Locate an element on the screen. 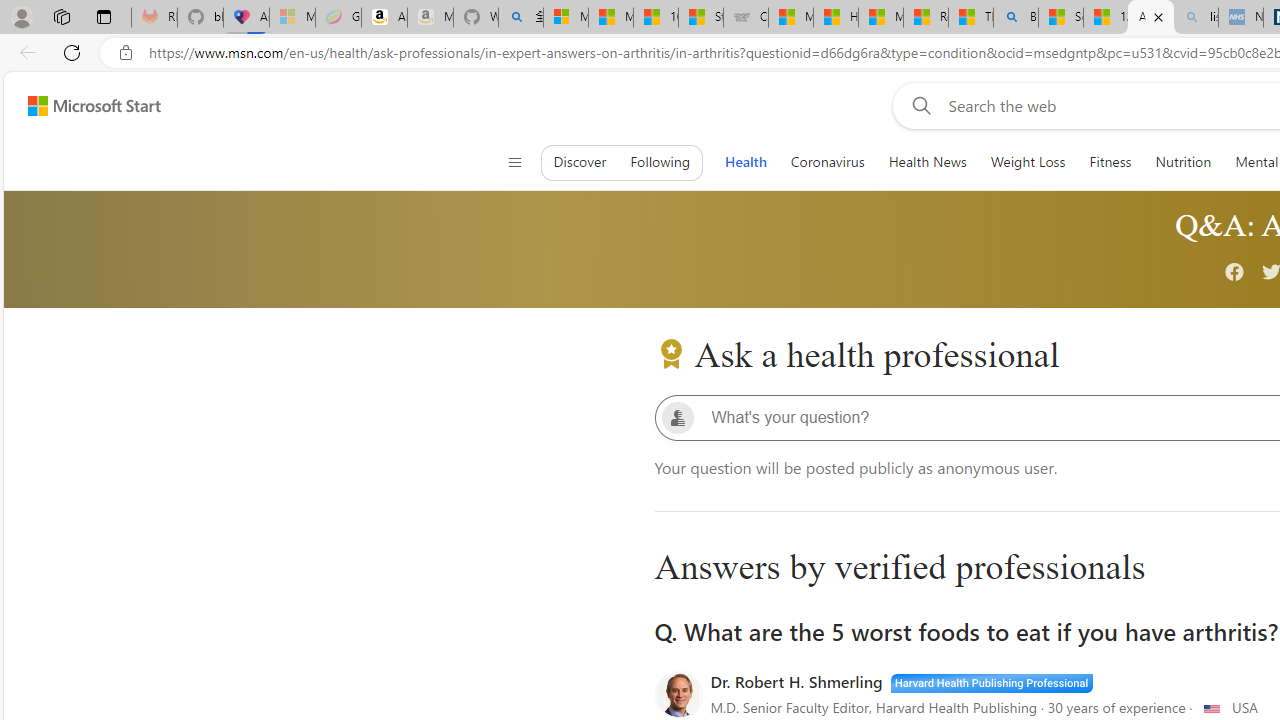  'Facebook' is located at coordinates (1234, 273).